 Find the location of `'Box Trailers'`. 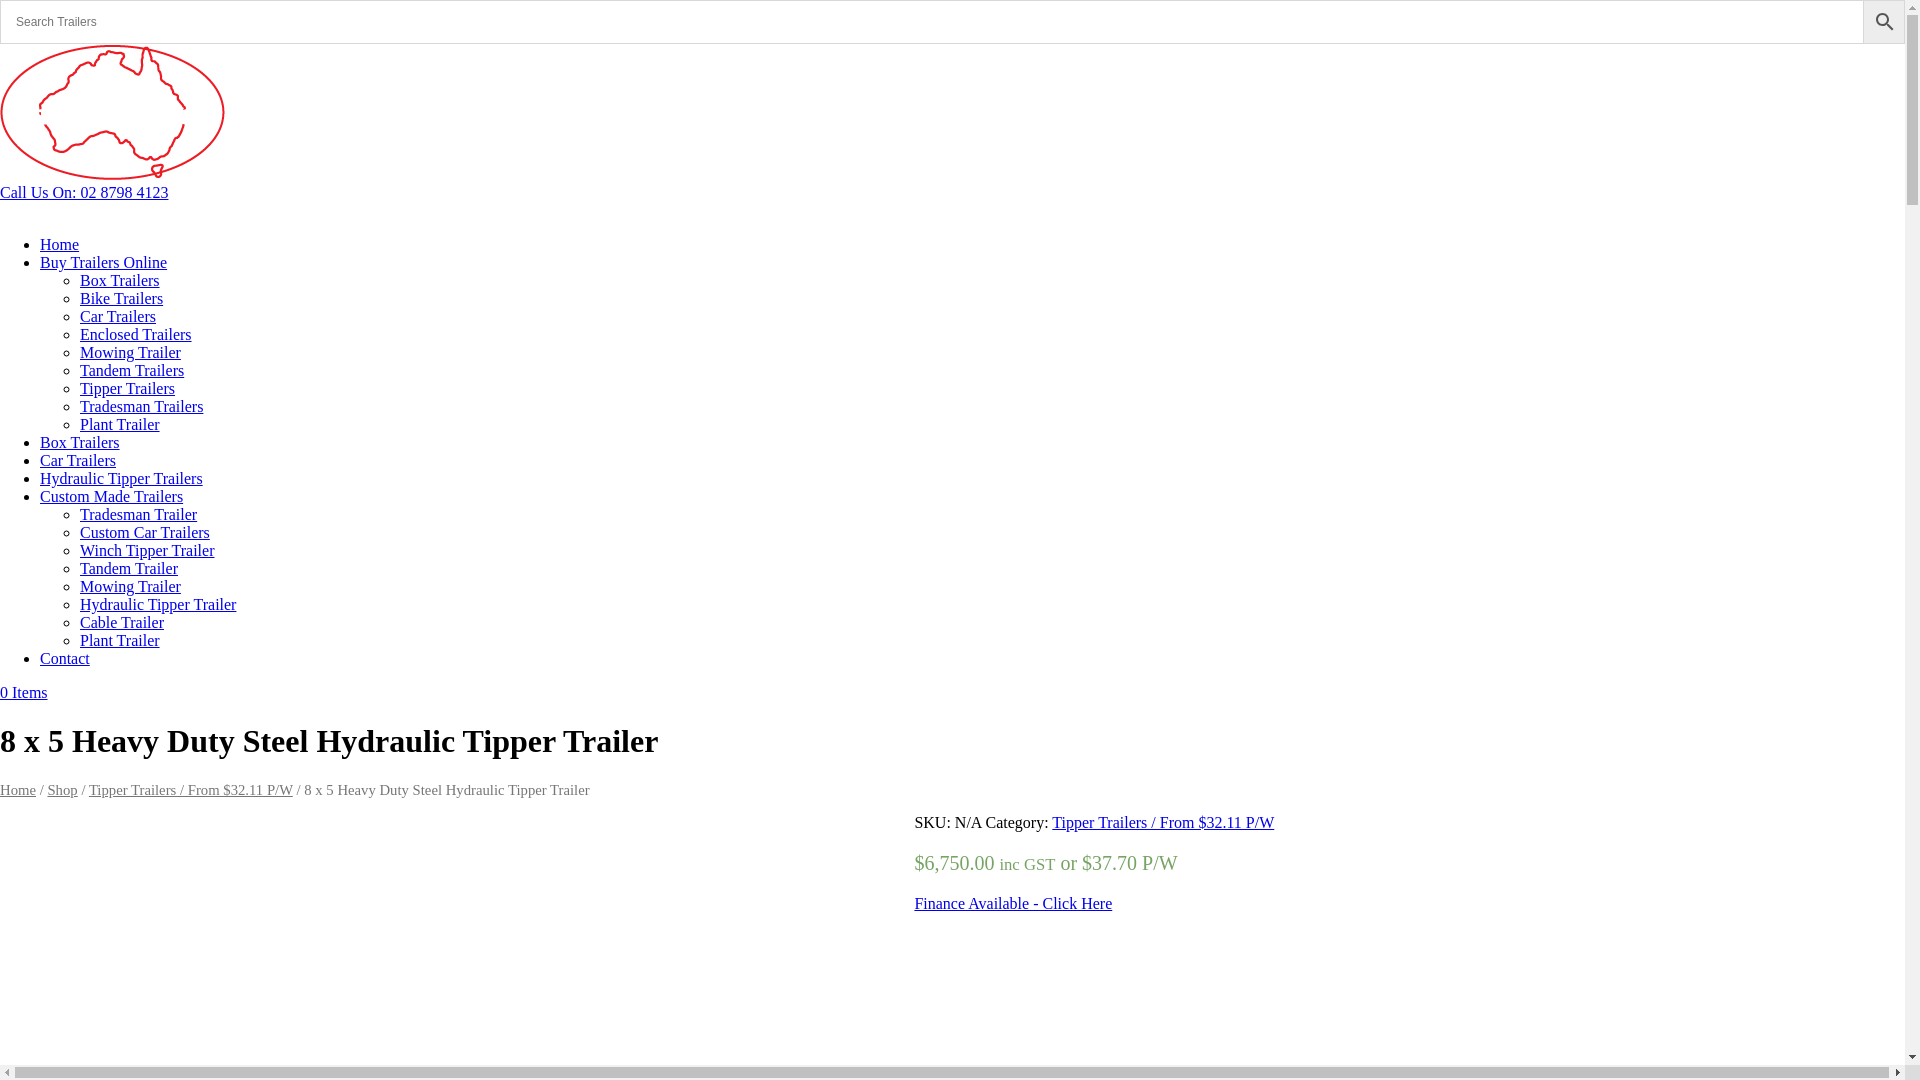

'Box Trailers' is located at coordinates (80, 441).